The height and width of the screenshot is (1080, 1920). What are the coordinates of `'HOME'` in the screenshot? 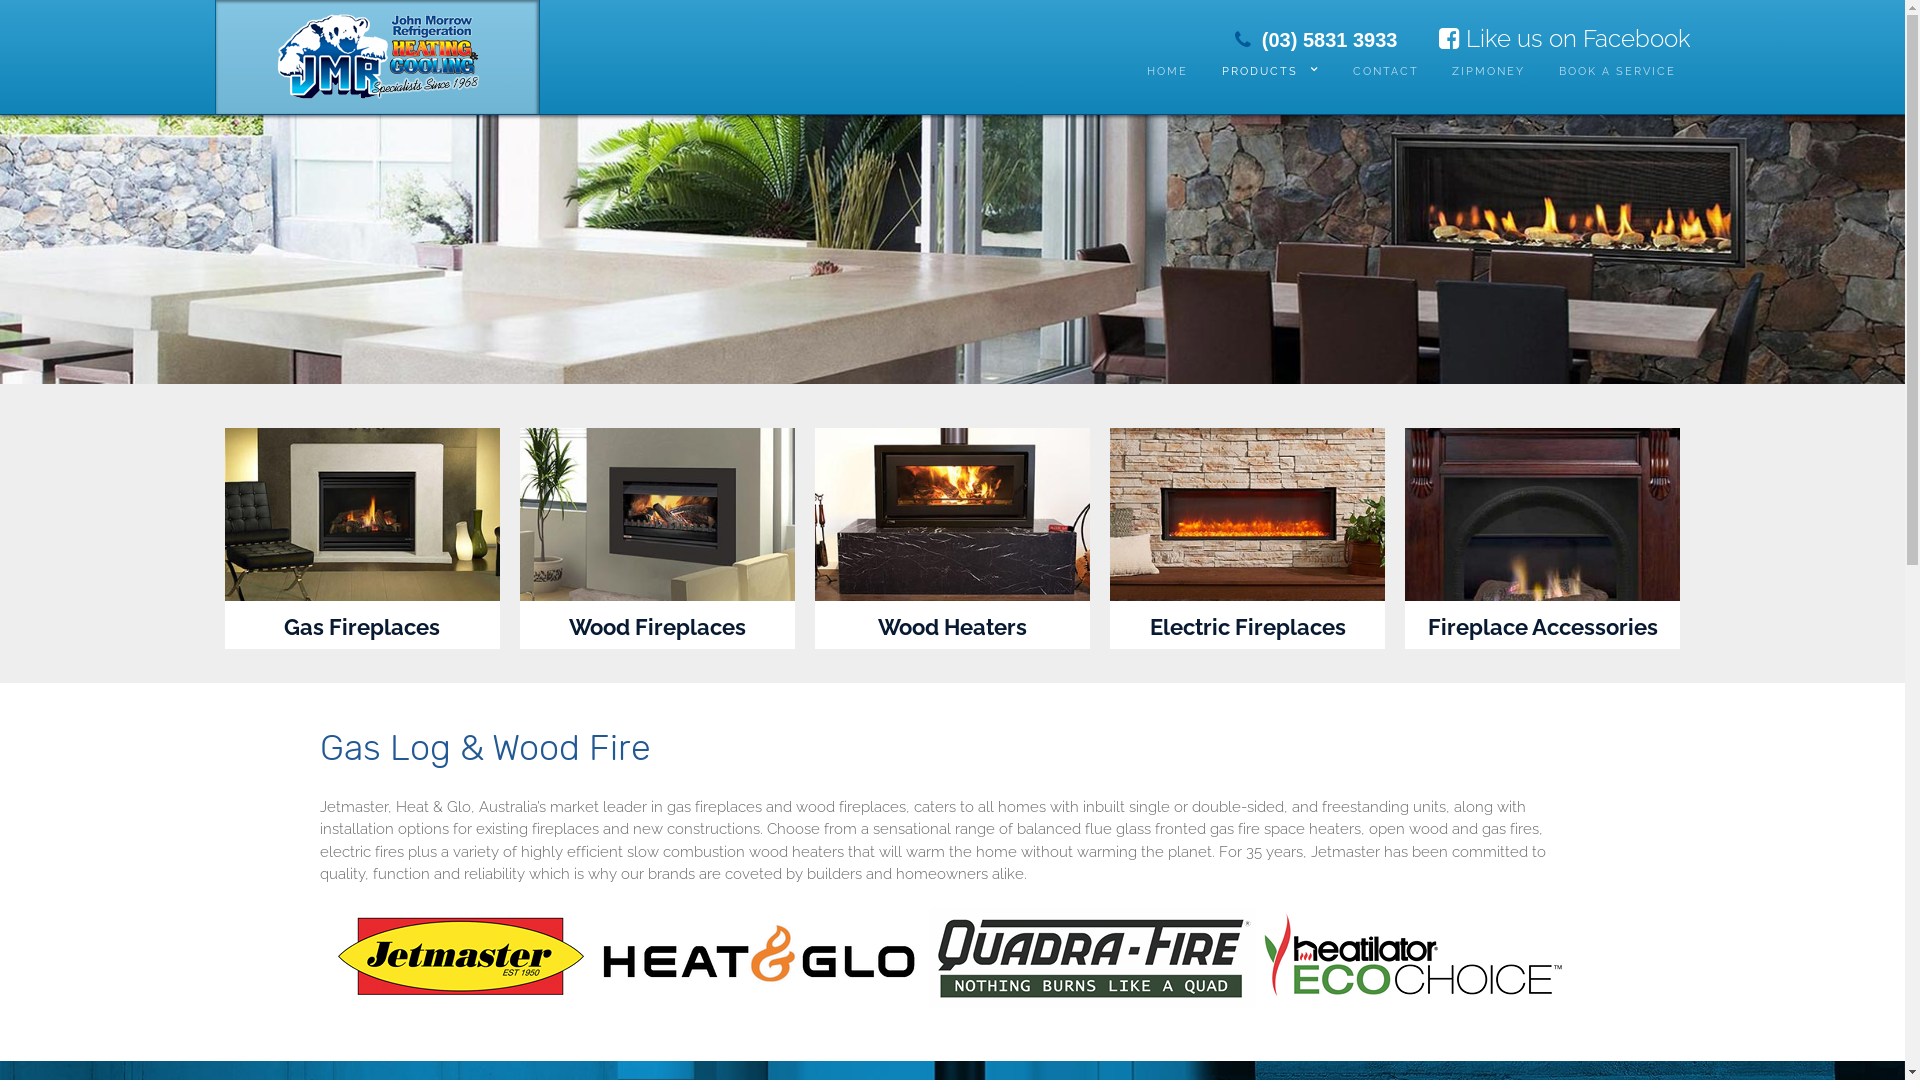 It's located at (1132, 70).